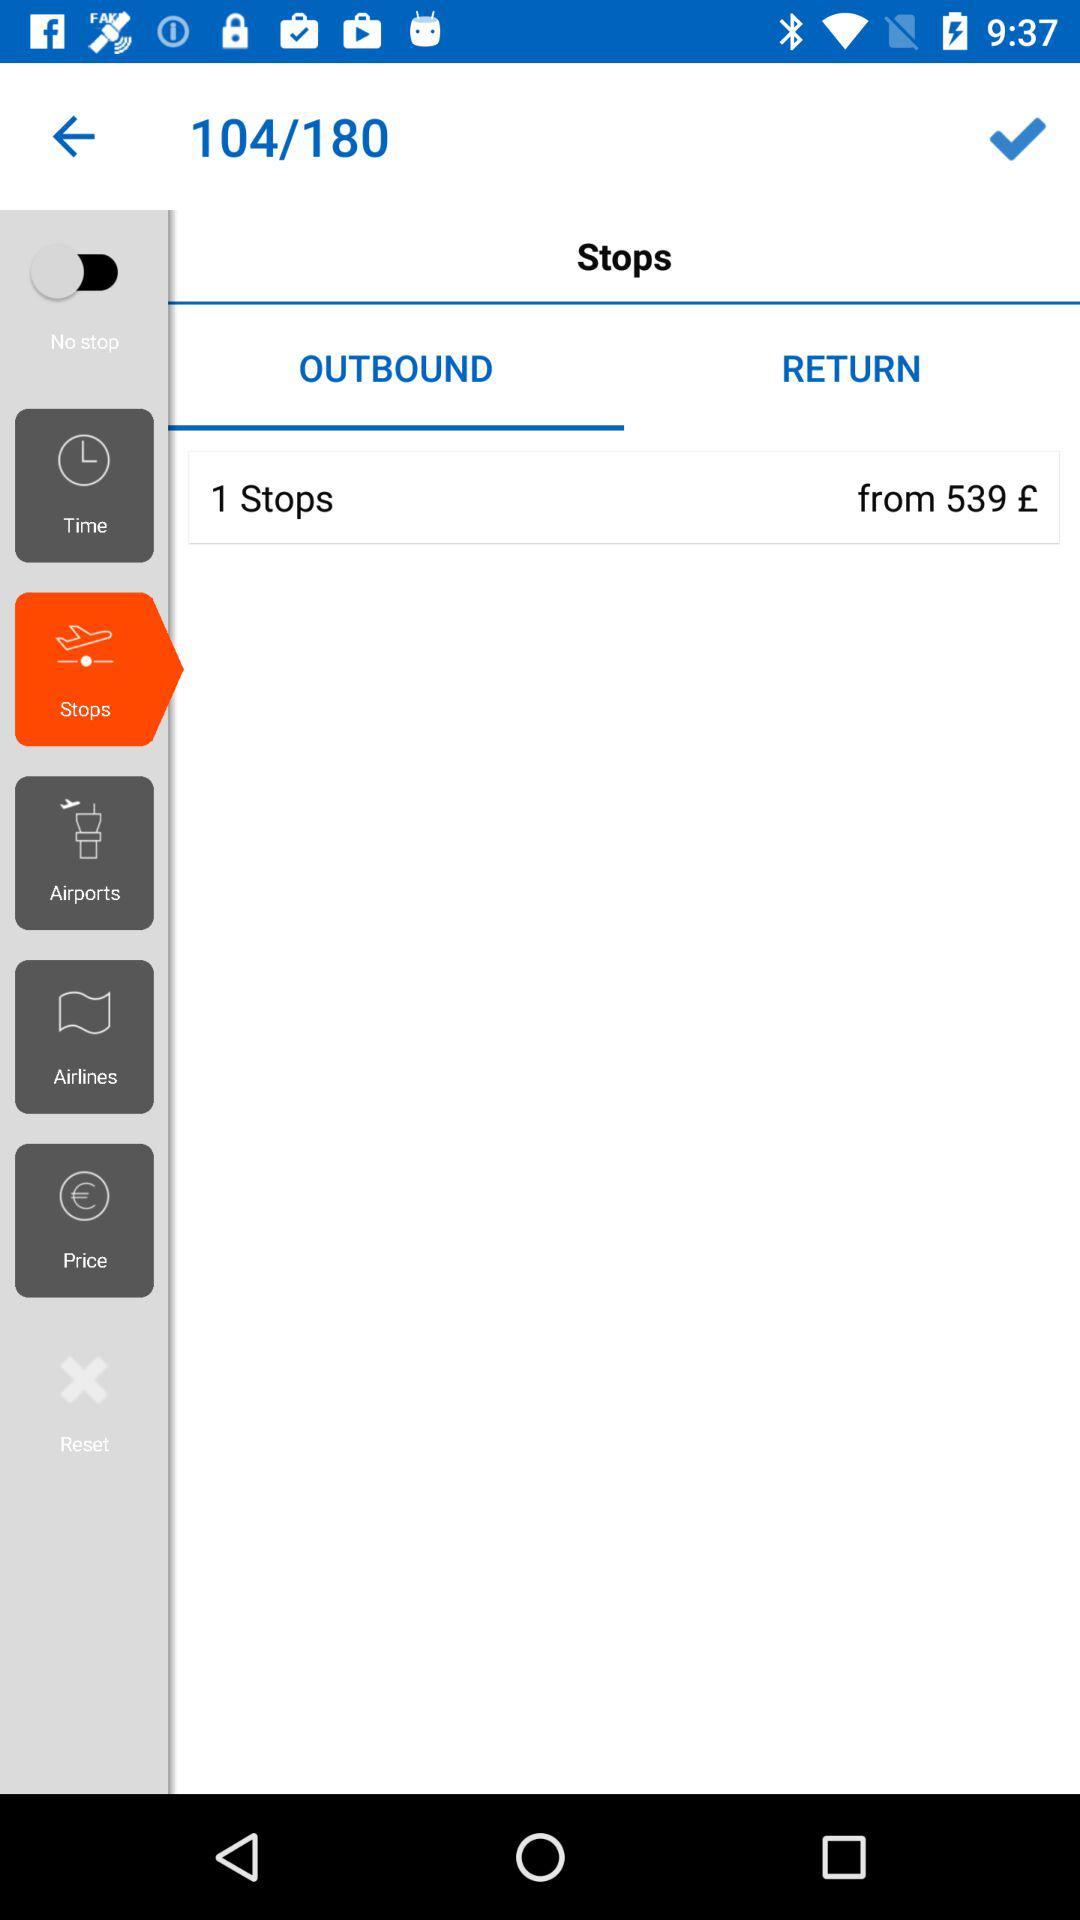  Describe the element at coordinates (91, 1036) in the screenshot. I see `the airlines icon` at that location.